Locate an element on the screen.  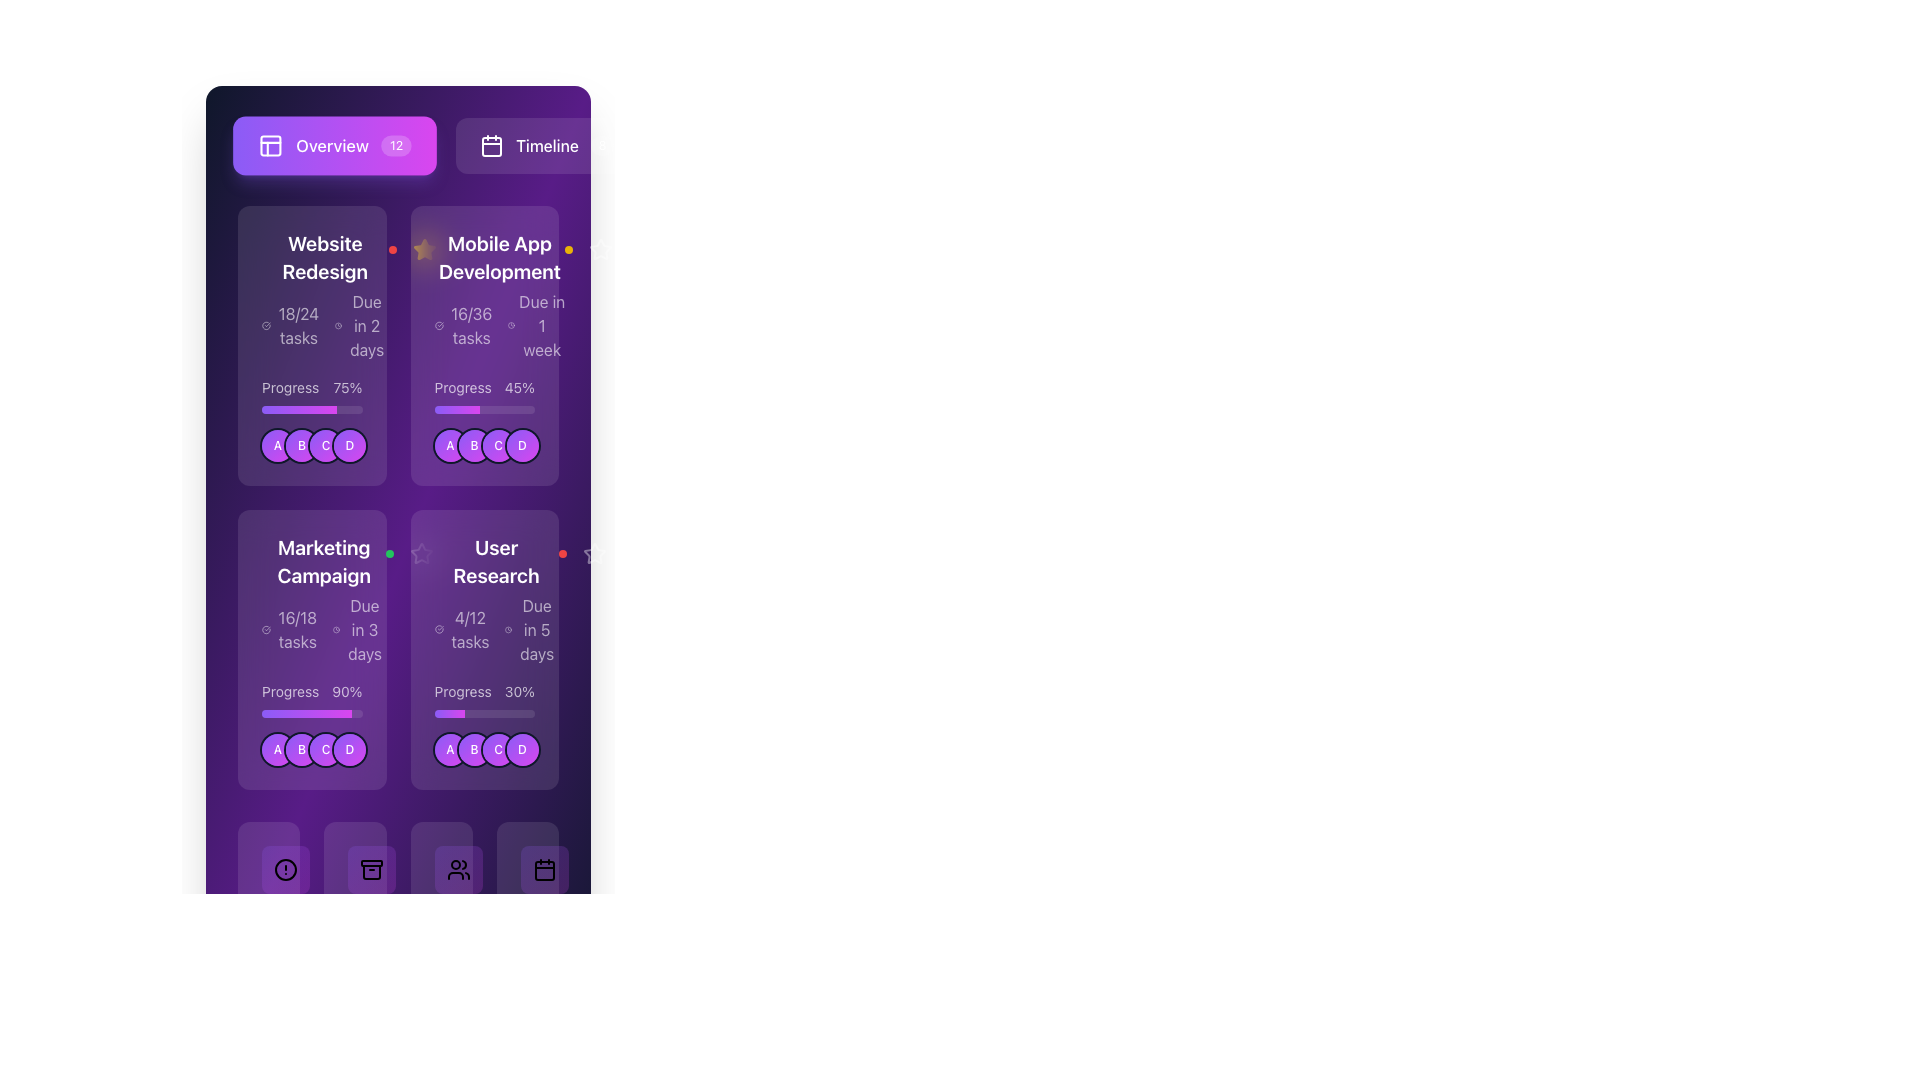
the Text label displaying '30%' which is styled in a thin white font on a purple background, located near the bottom of the 'User Research' card, right next to the word 'Progress' is located at coordinates (519, 690).